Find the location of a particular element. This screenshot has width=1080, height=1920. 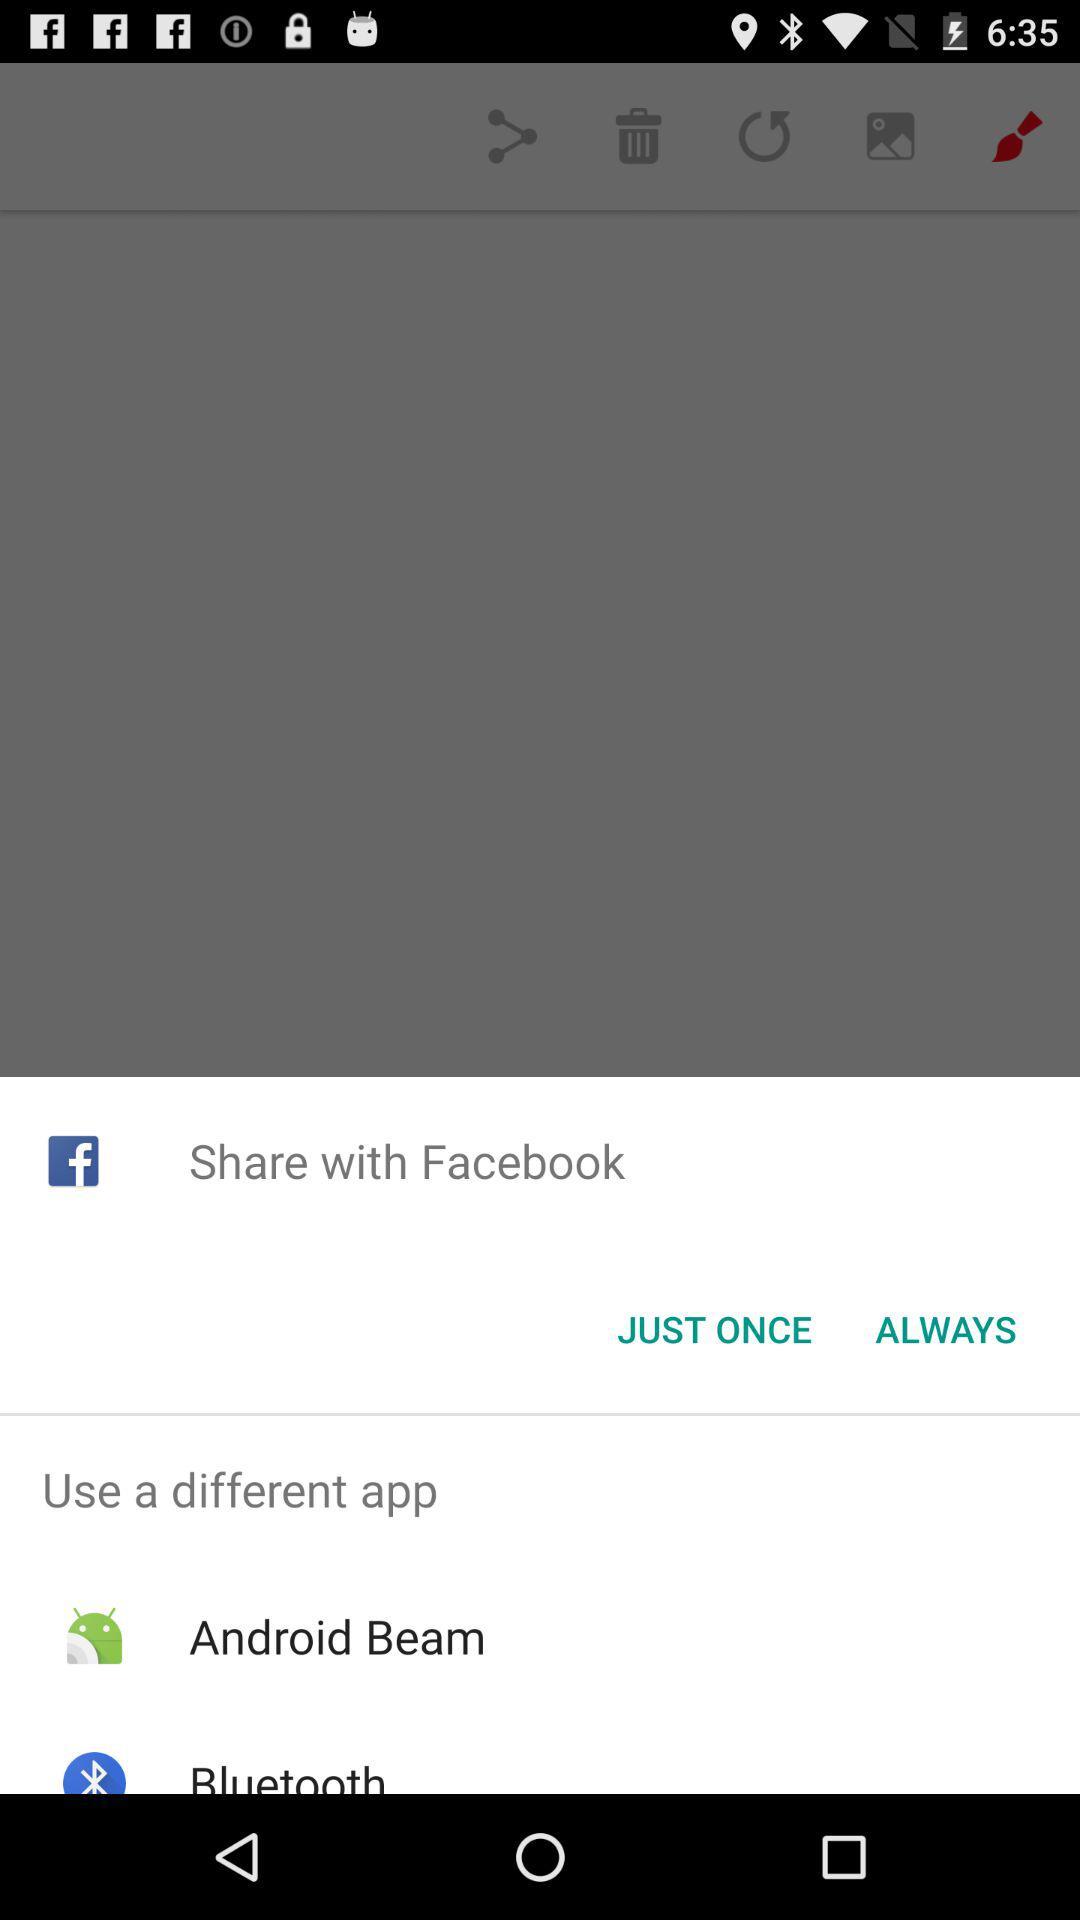

button next to the always item is located at coordinates (713, 1329).